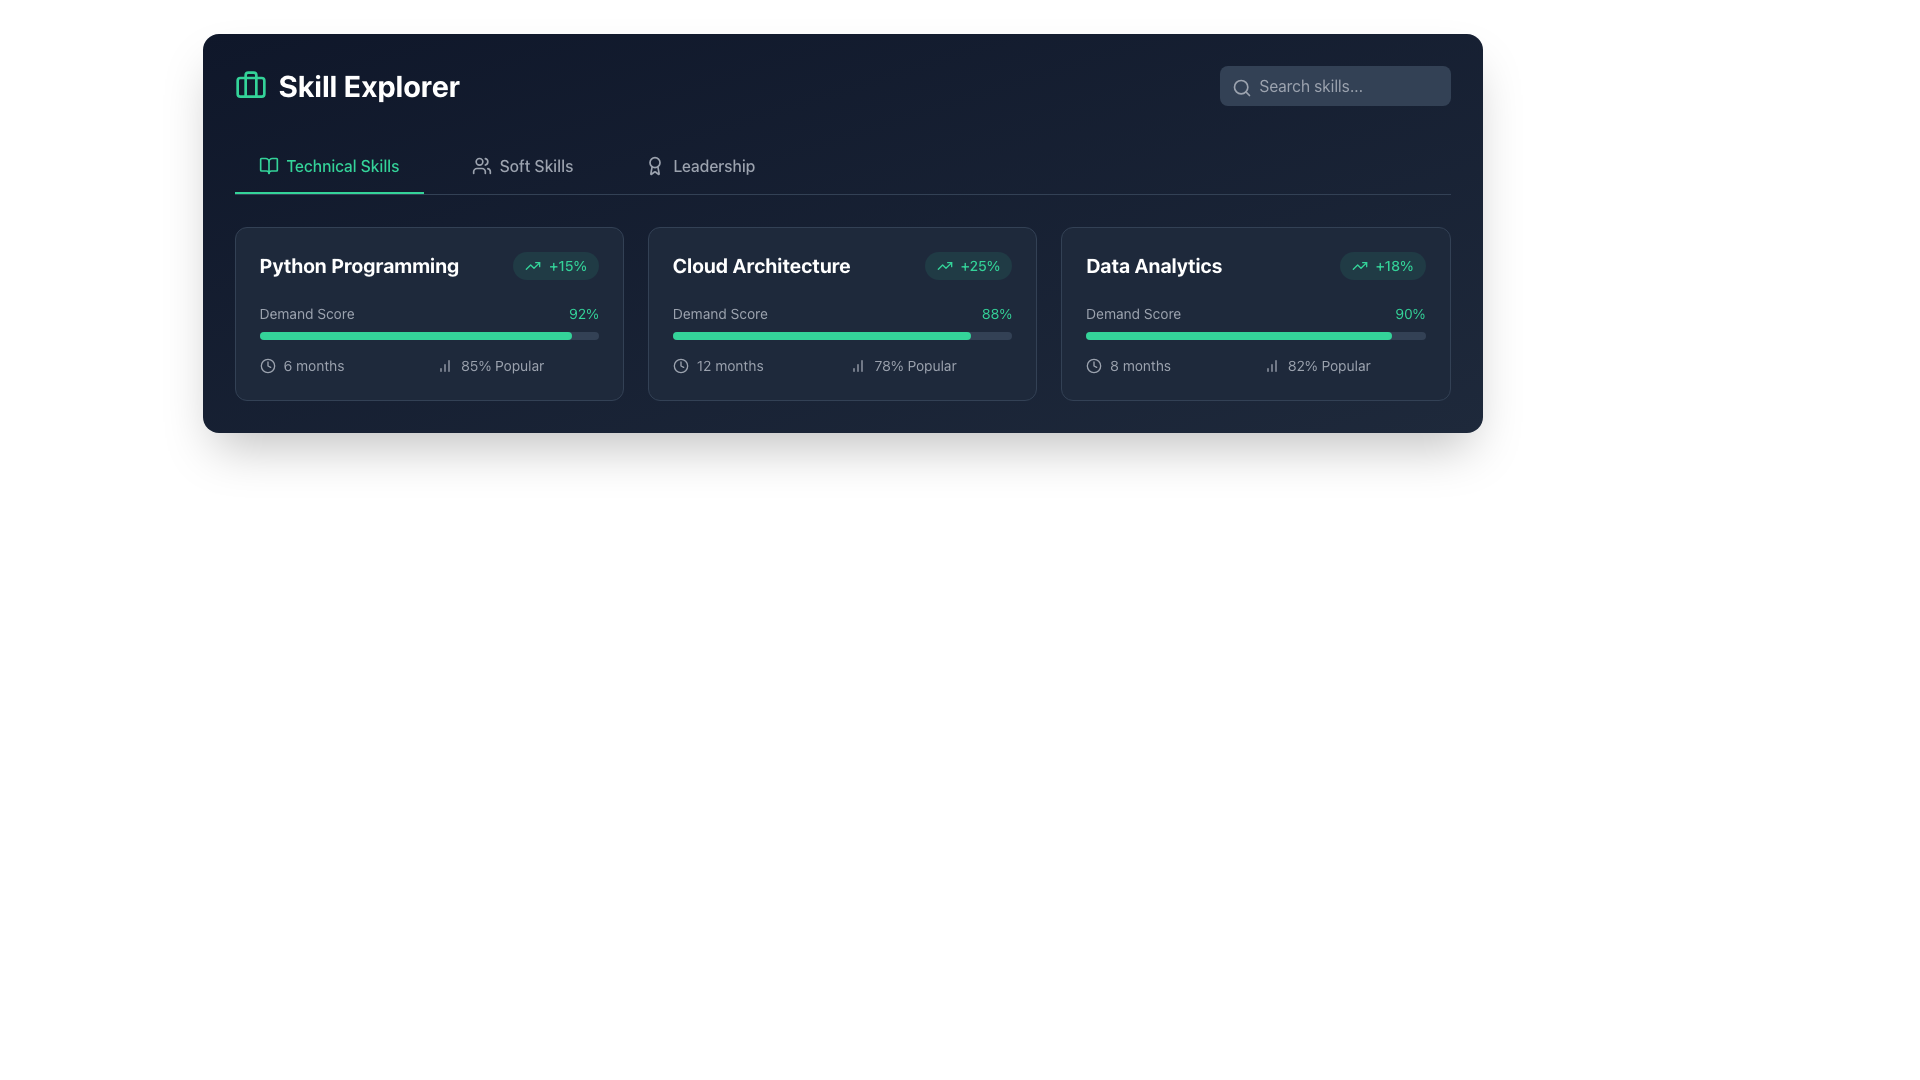  Describe the element at coordinates (306, 313) in the screenshot. I see `the text label displaying 'Demand Score' in a small, light gray font, located in the first card under the 'Python Programming' section, near the middle-left of the card, above a green progress bar and to the left of the '92%' text` at that location.